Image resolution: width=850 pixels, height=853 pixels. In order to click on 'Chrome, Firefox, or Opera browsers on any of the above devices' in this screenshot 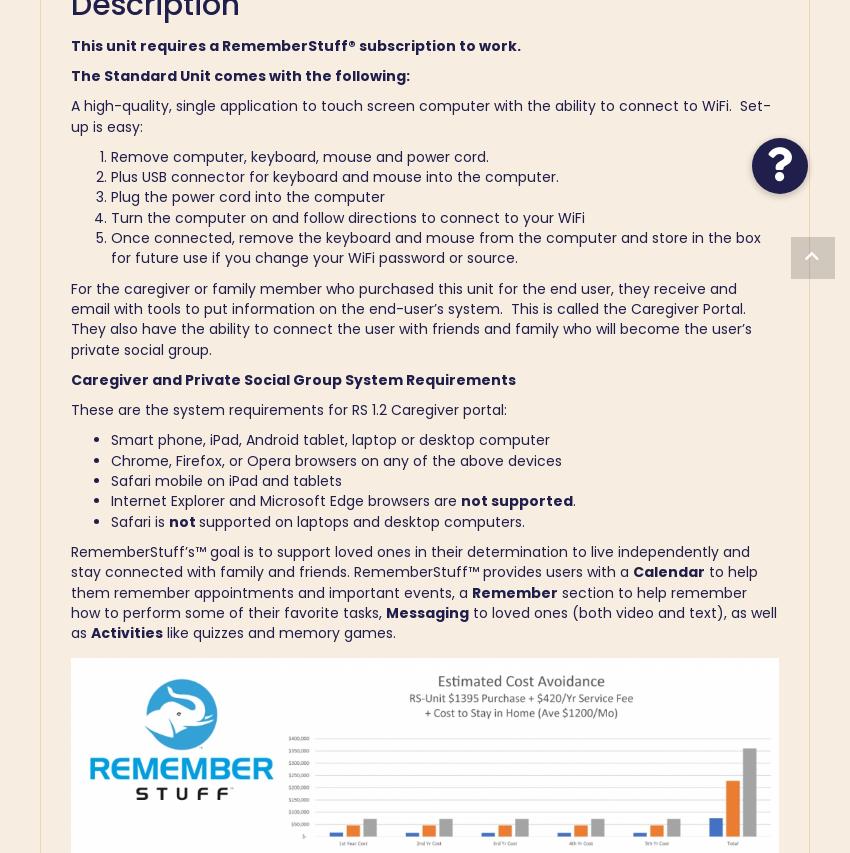, I will do `click(110, 459)`.